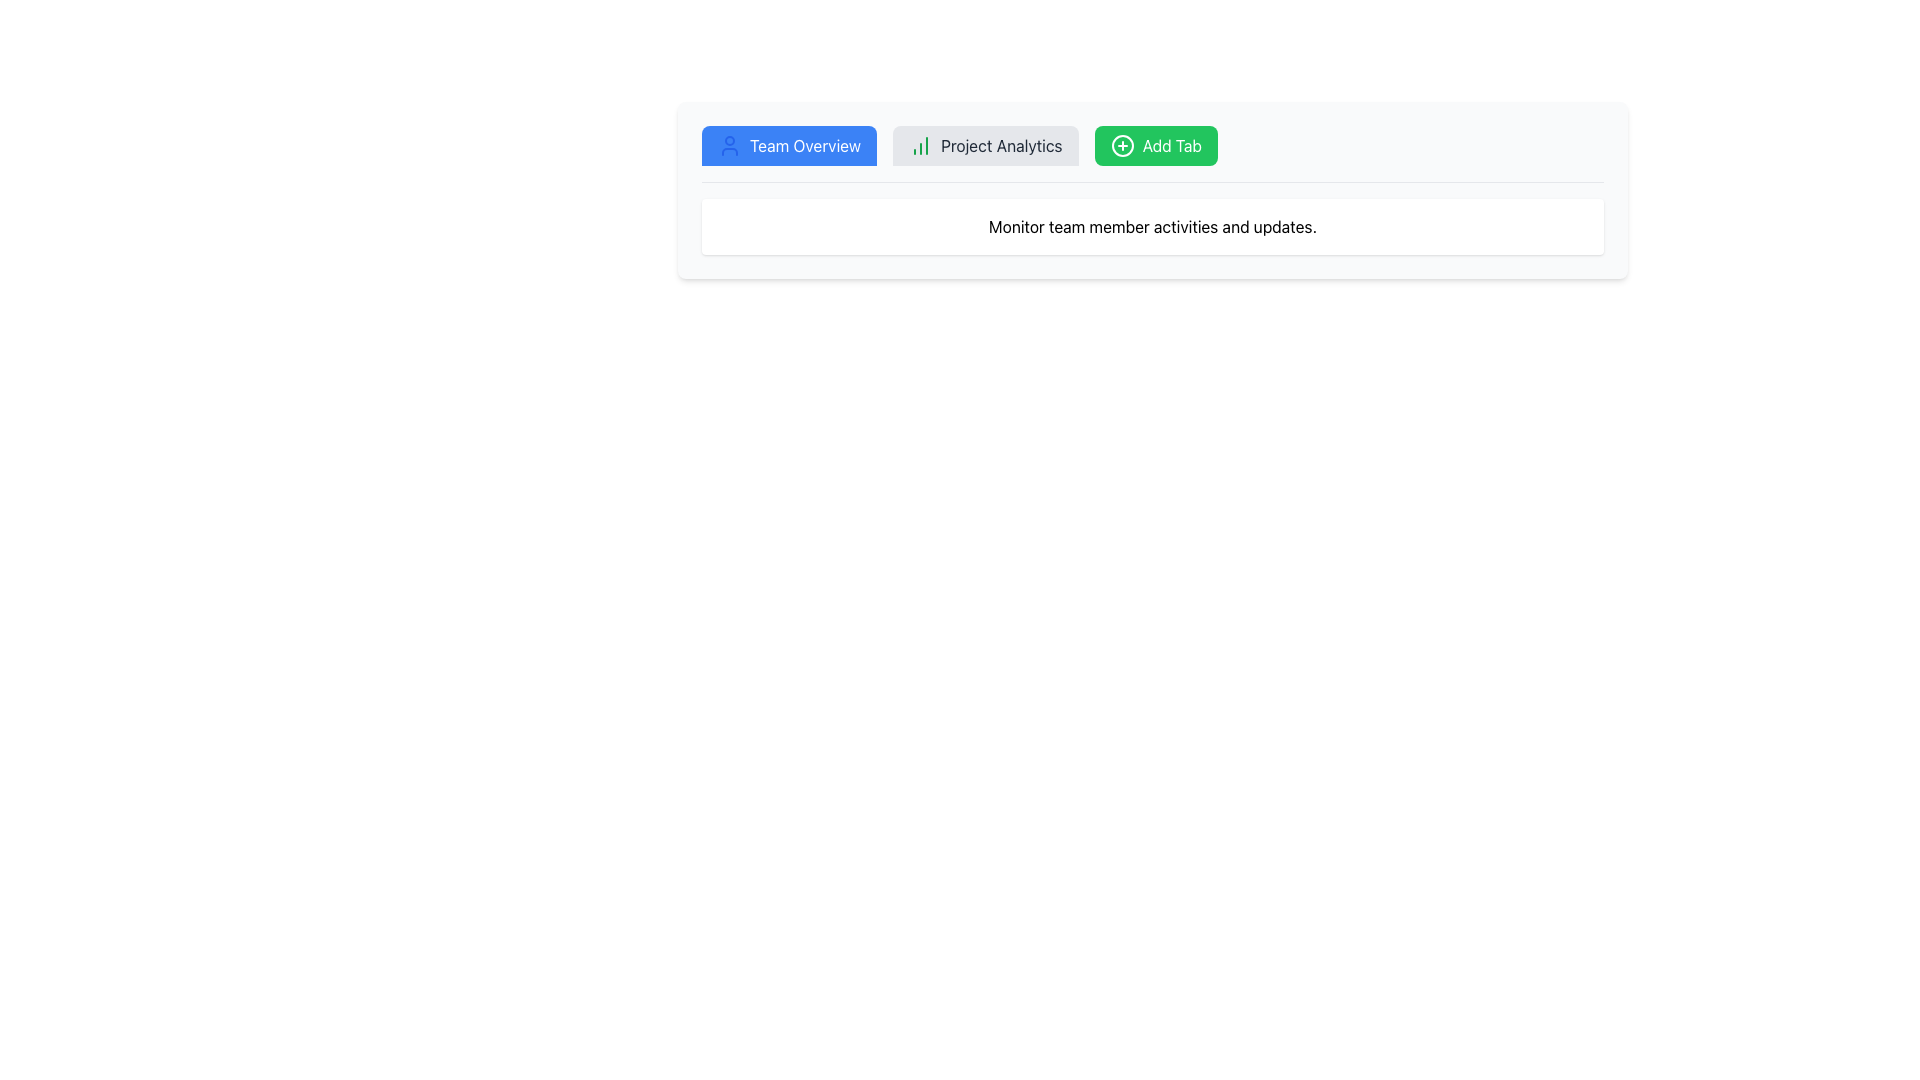 The height and width of the screenshot is (1080, 1920). What do you see at coordinates (1156, 145) in the screenshot?
I see `the green 'Add Tab' button with rounded corners and white text that includes a 'plus' icon, located at the rightmost position in the top navigation section` at bounding box center [1156, 145].